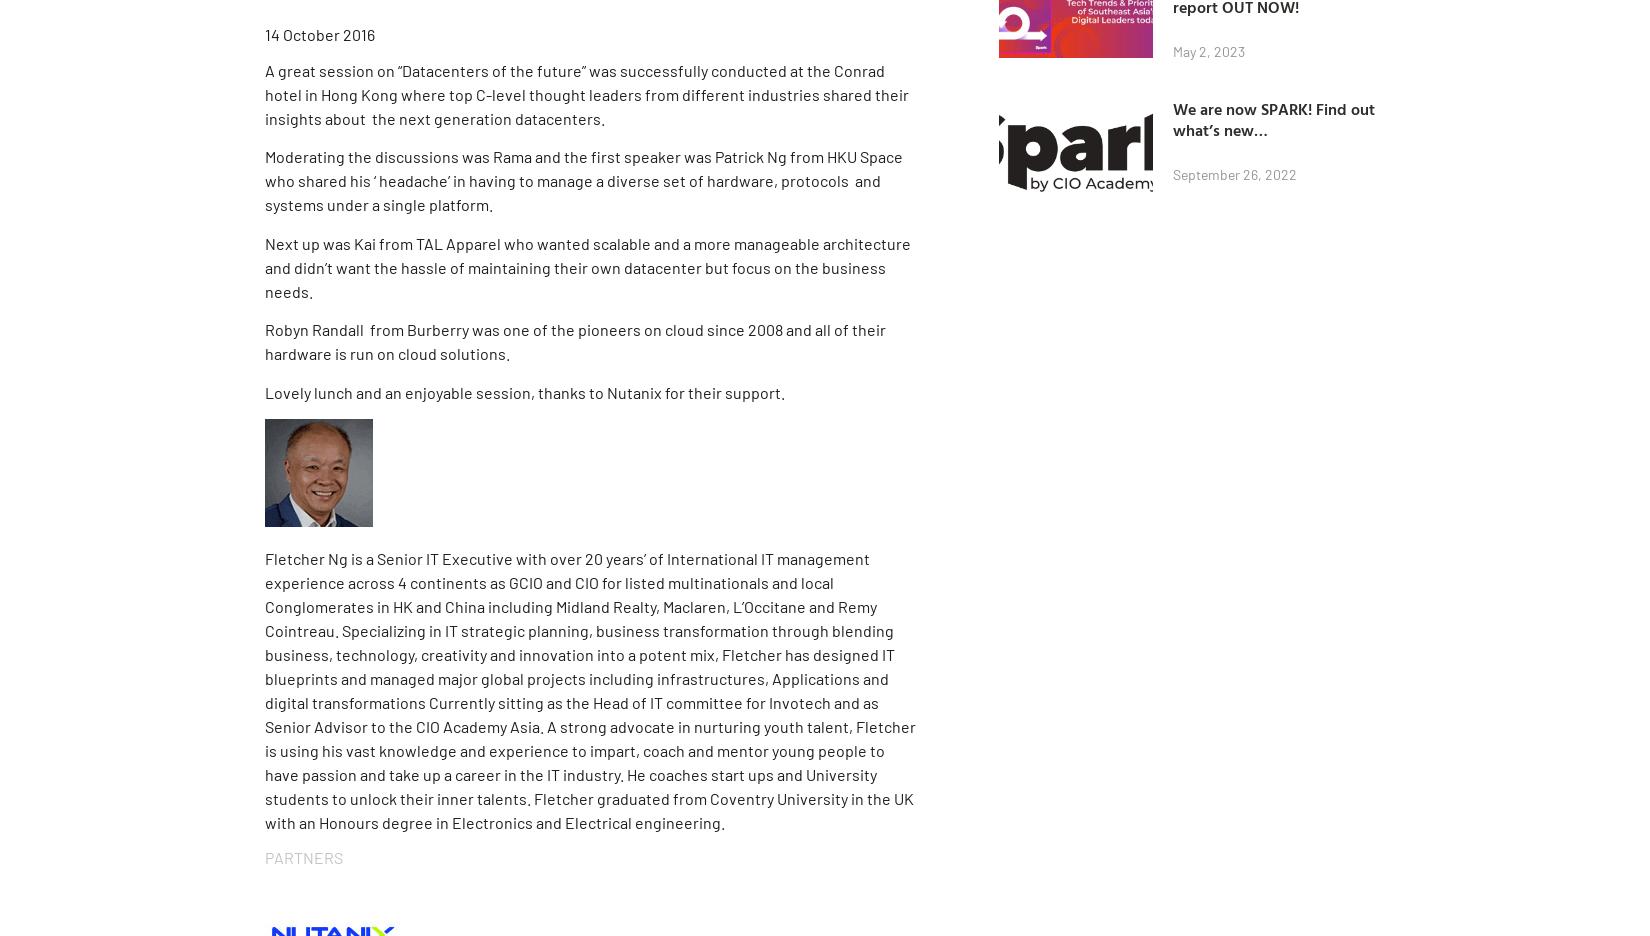  What do you see at coordinates (1235, 173) in the screenshot?
I see `'September 26, 2022'` at bounding box center [1235, 173].